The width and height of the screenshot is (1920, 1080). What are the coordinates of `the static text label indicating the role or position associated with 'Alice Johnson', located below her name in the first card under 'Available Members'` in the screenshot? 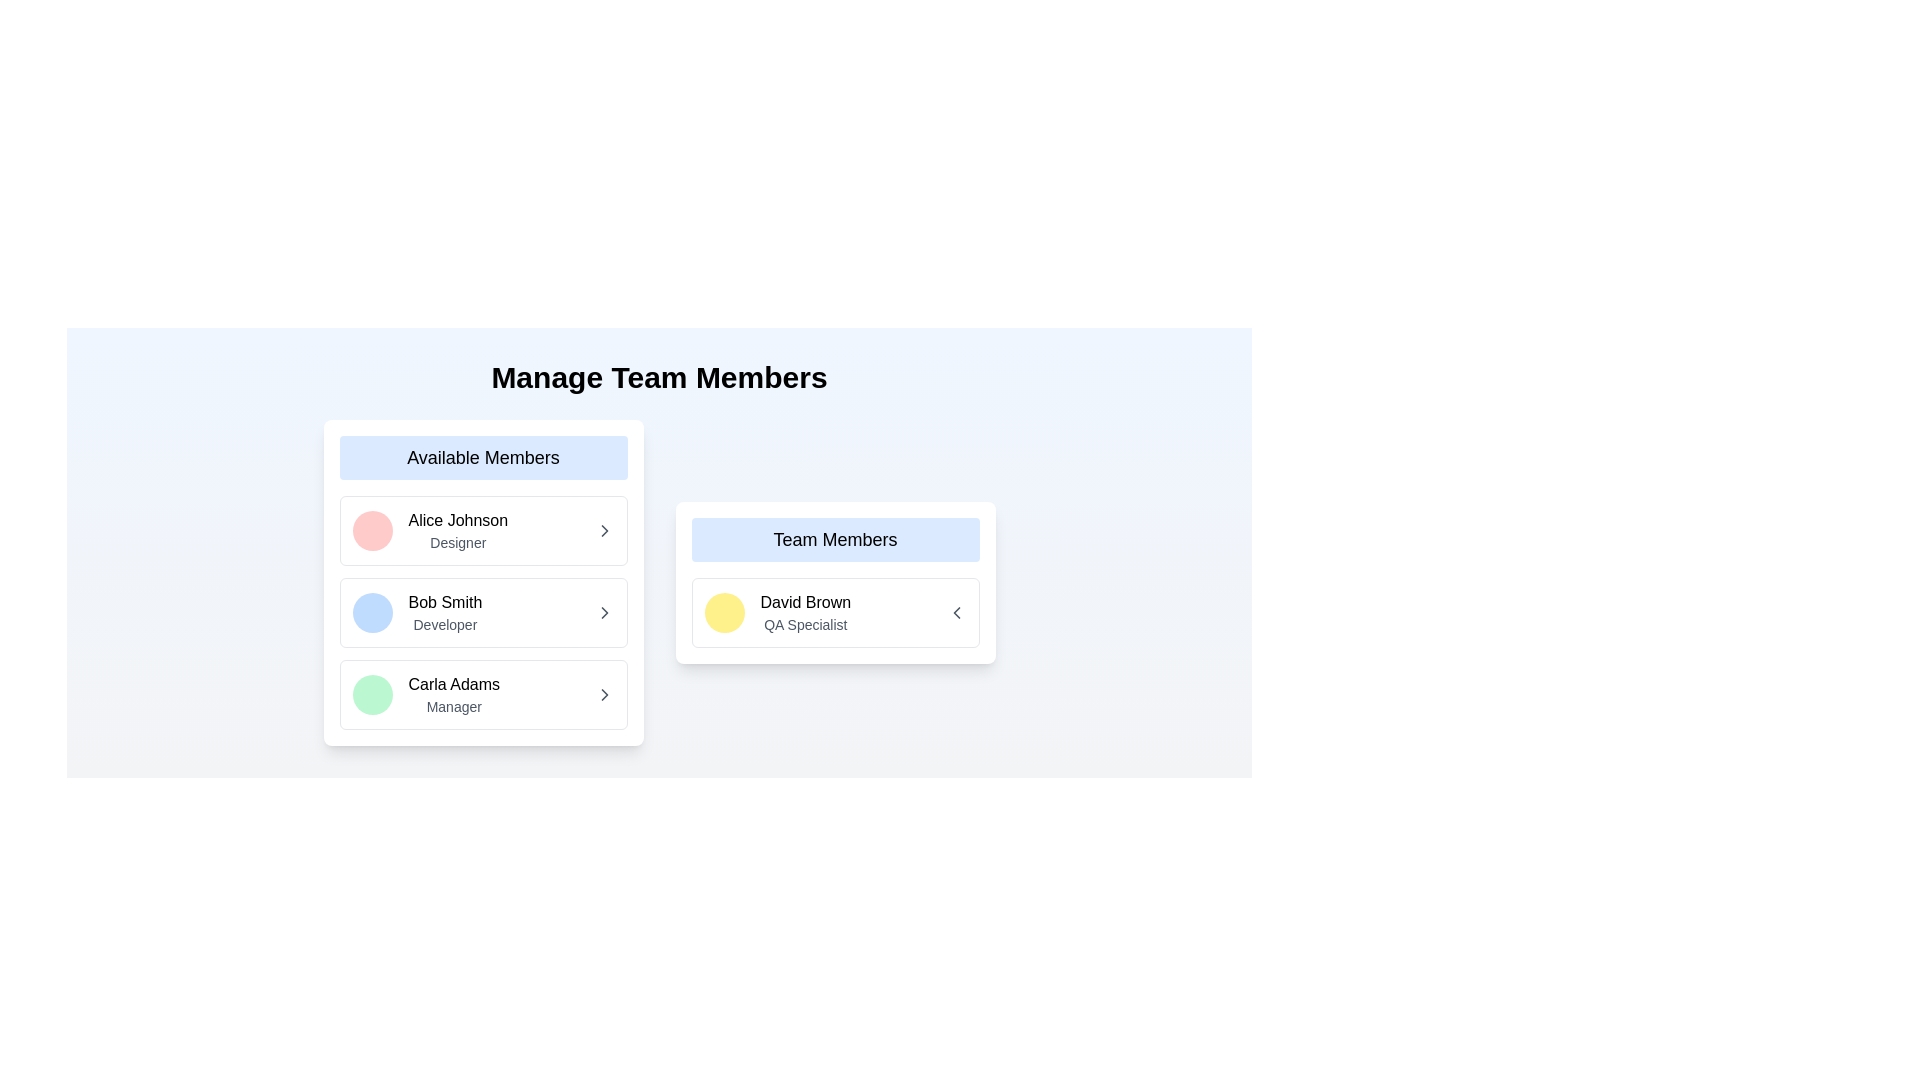 It's located at (457, 543).